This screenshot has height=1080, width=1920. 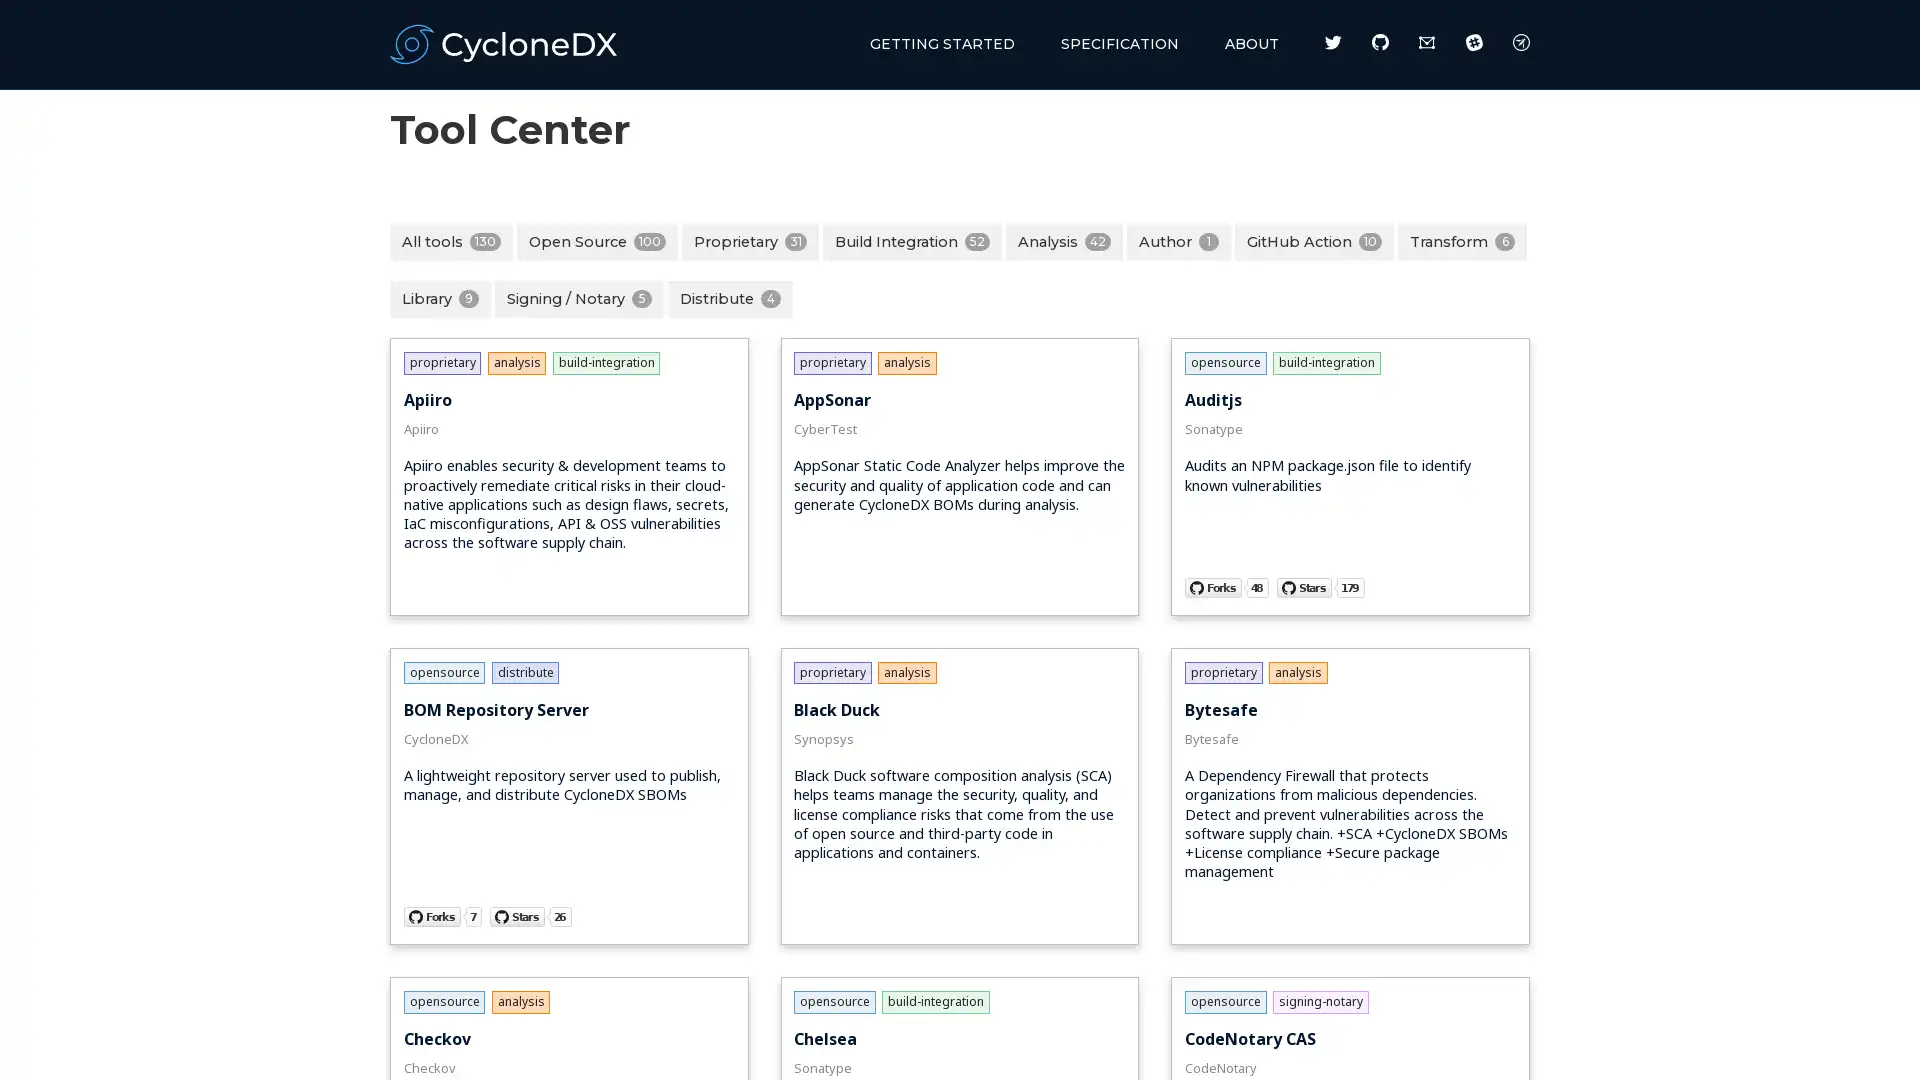 I want to click on GitHub Action 10, so click(x=1314, y=240).